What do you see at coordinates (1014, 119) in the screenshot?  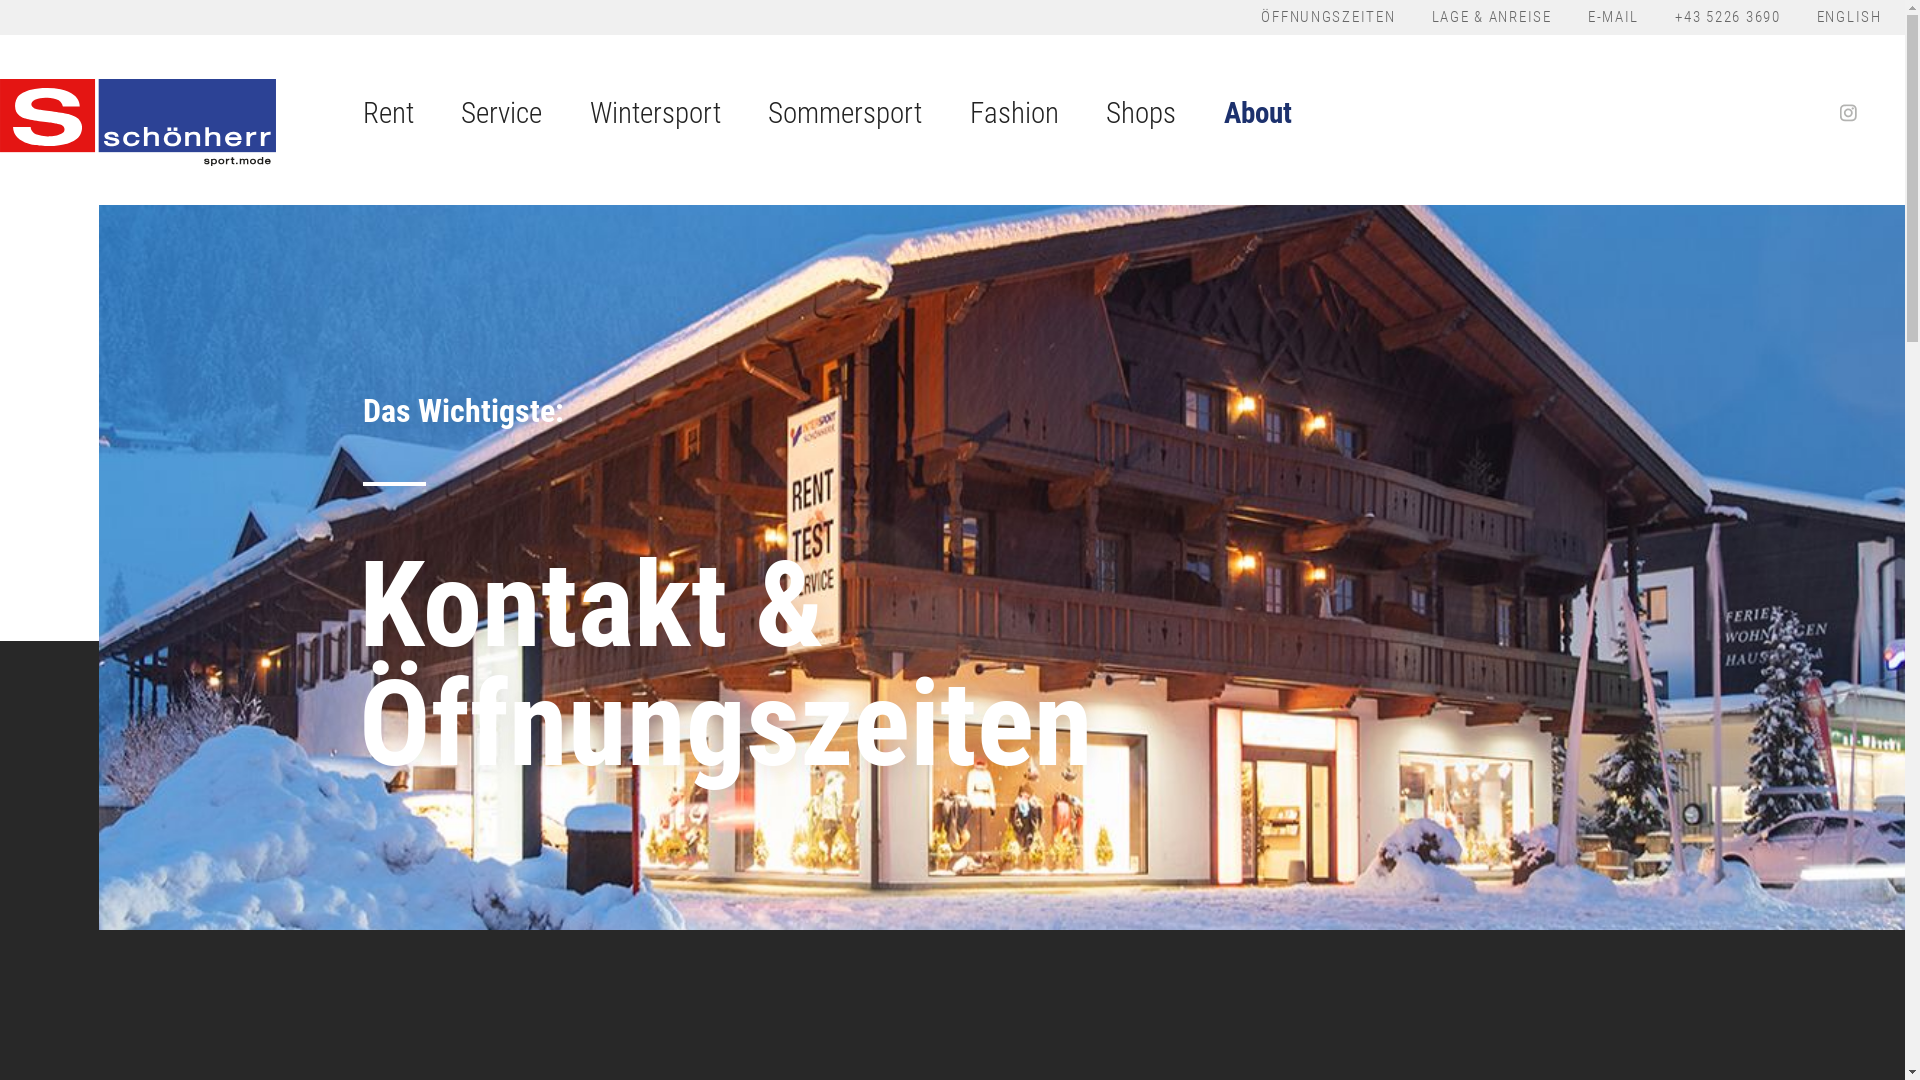 I see `'Fashion'` at bounding box center [1014, 119].